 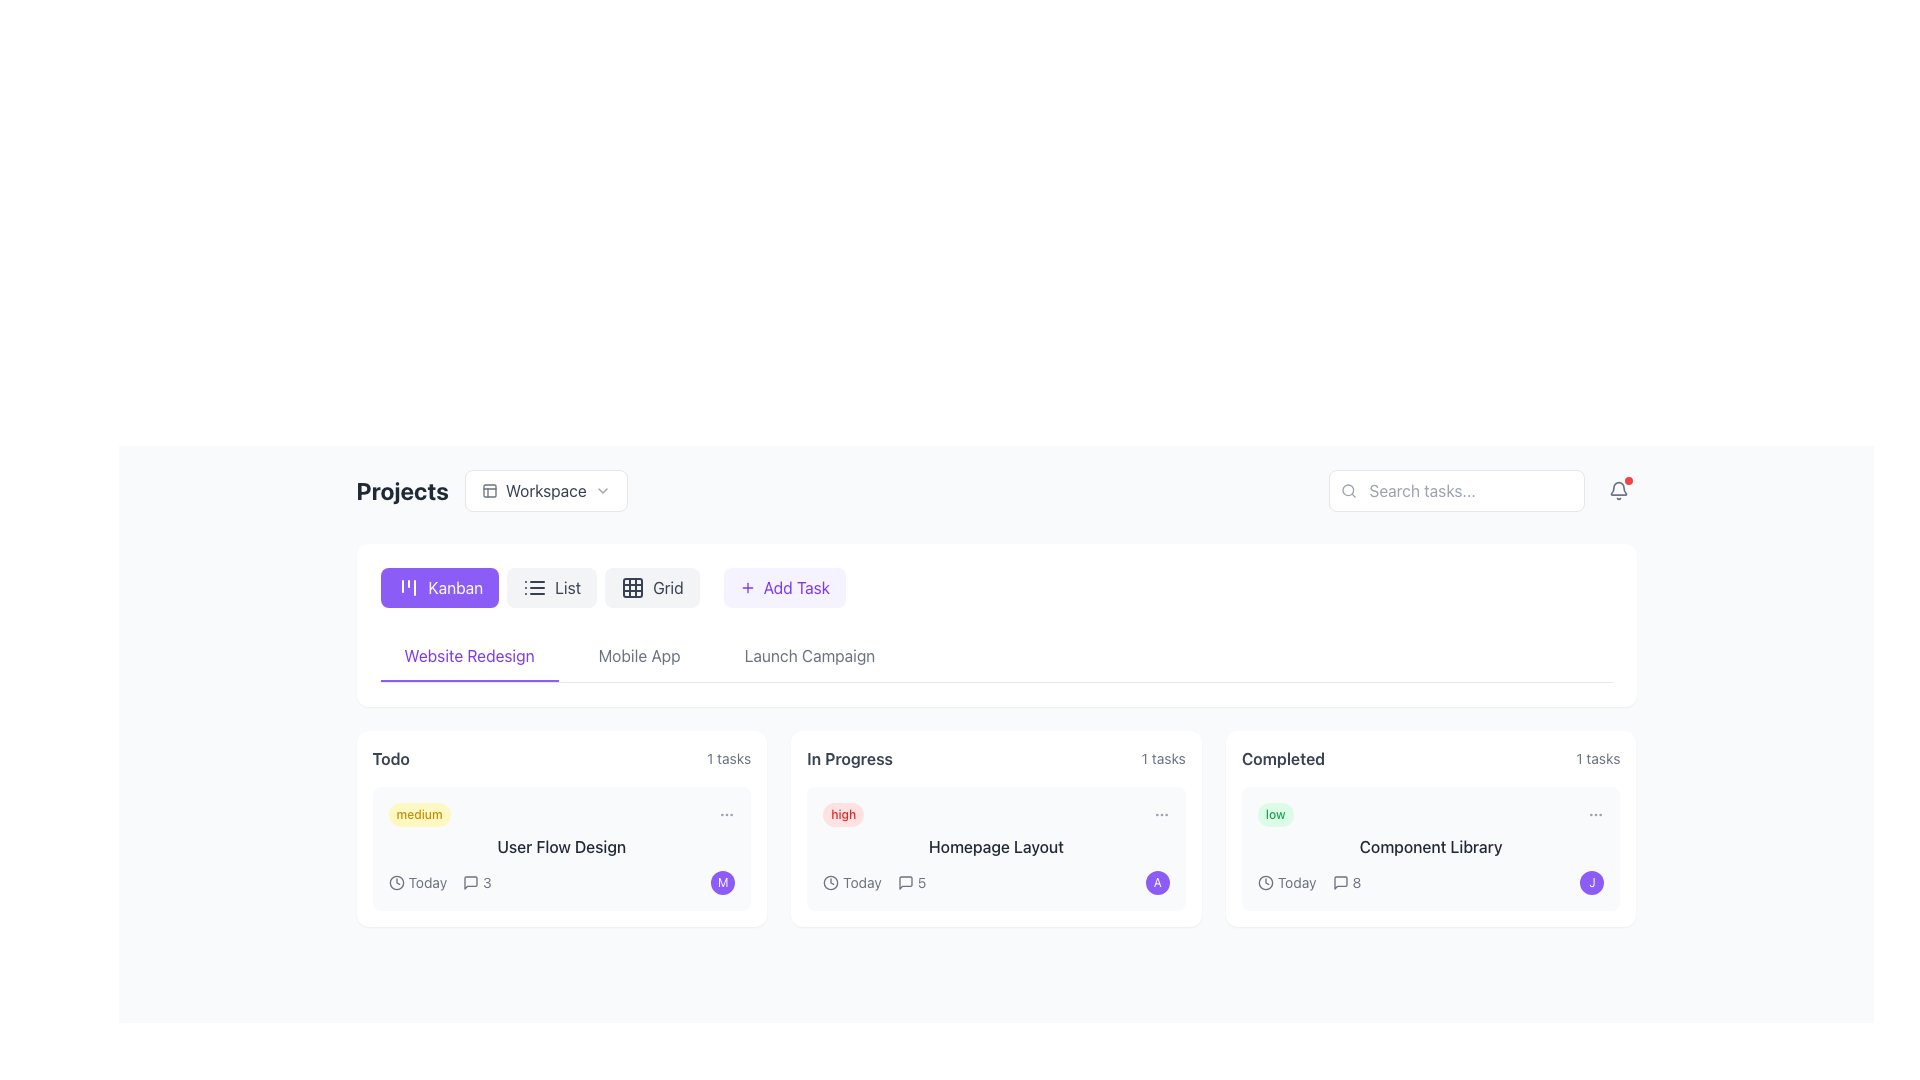 What do you see at coordinates (546, 490) in the screenshot?
I see `the 'Workspace' dropdown menu trigger button, which features a panel layout icon, bold text, and a downward chevron icon` at bounding box center [546, 490].